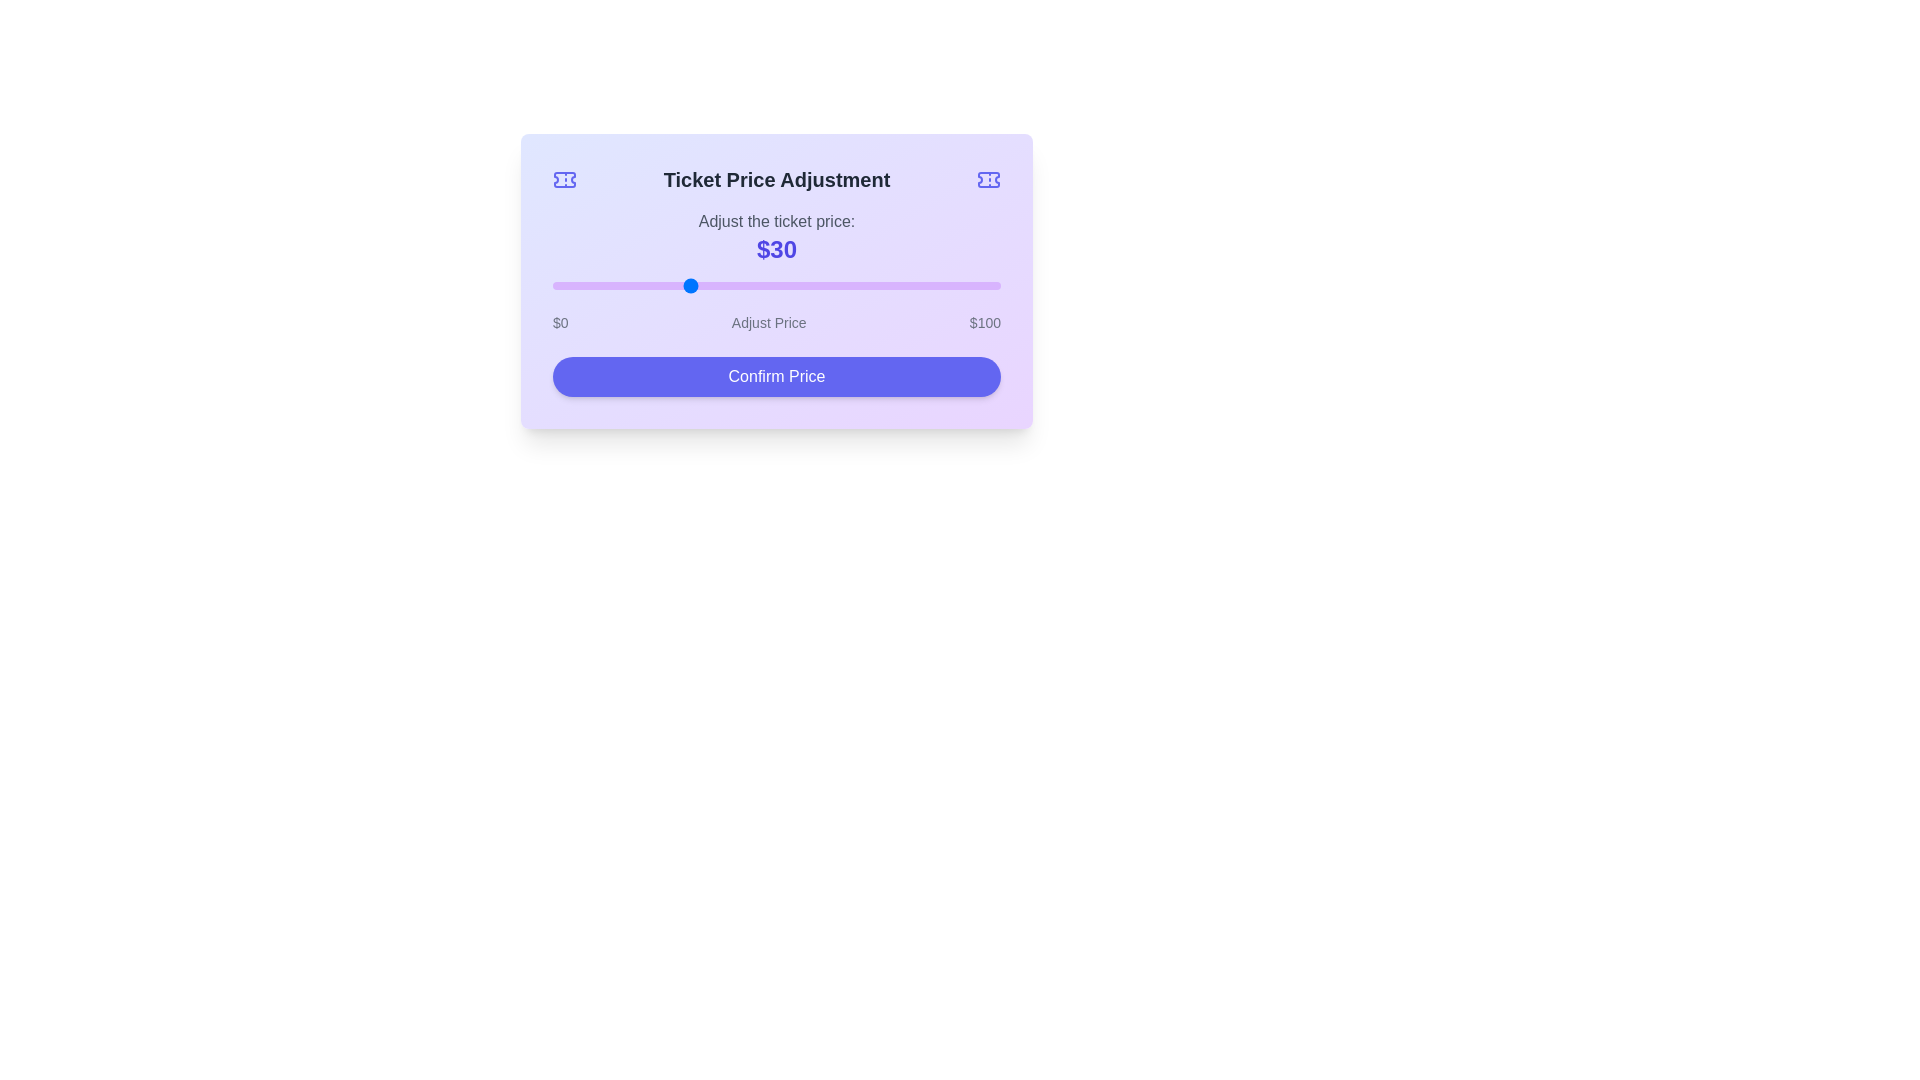 This screenshot has height=1080, width=1920. Describe the element at coordinates (965, 285) in the screenshot. I see `the ticket price to 92 using the slider` at that location.